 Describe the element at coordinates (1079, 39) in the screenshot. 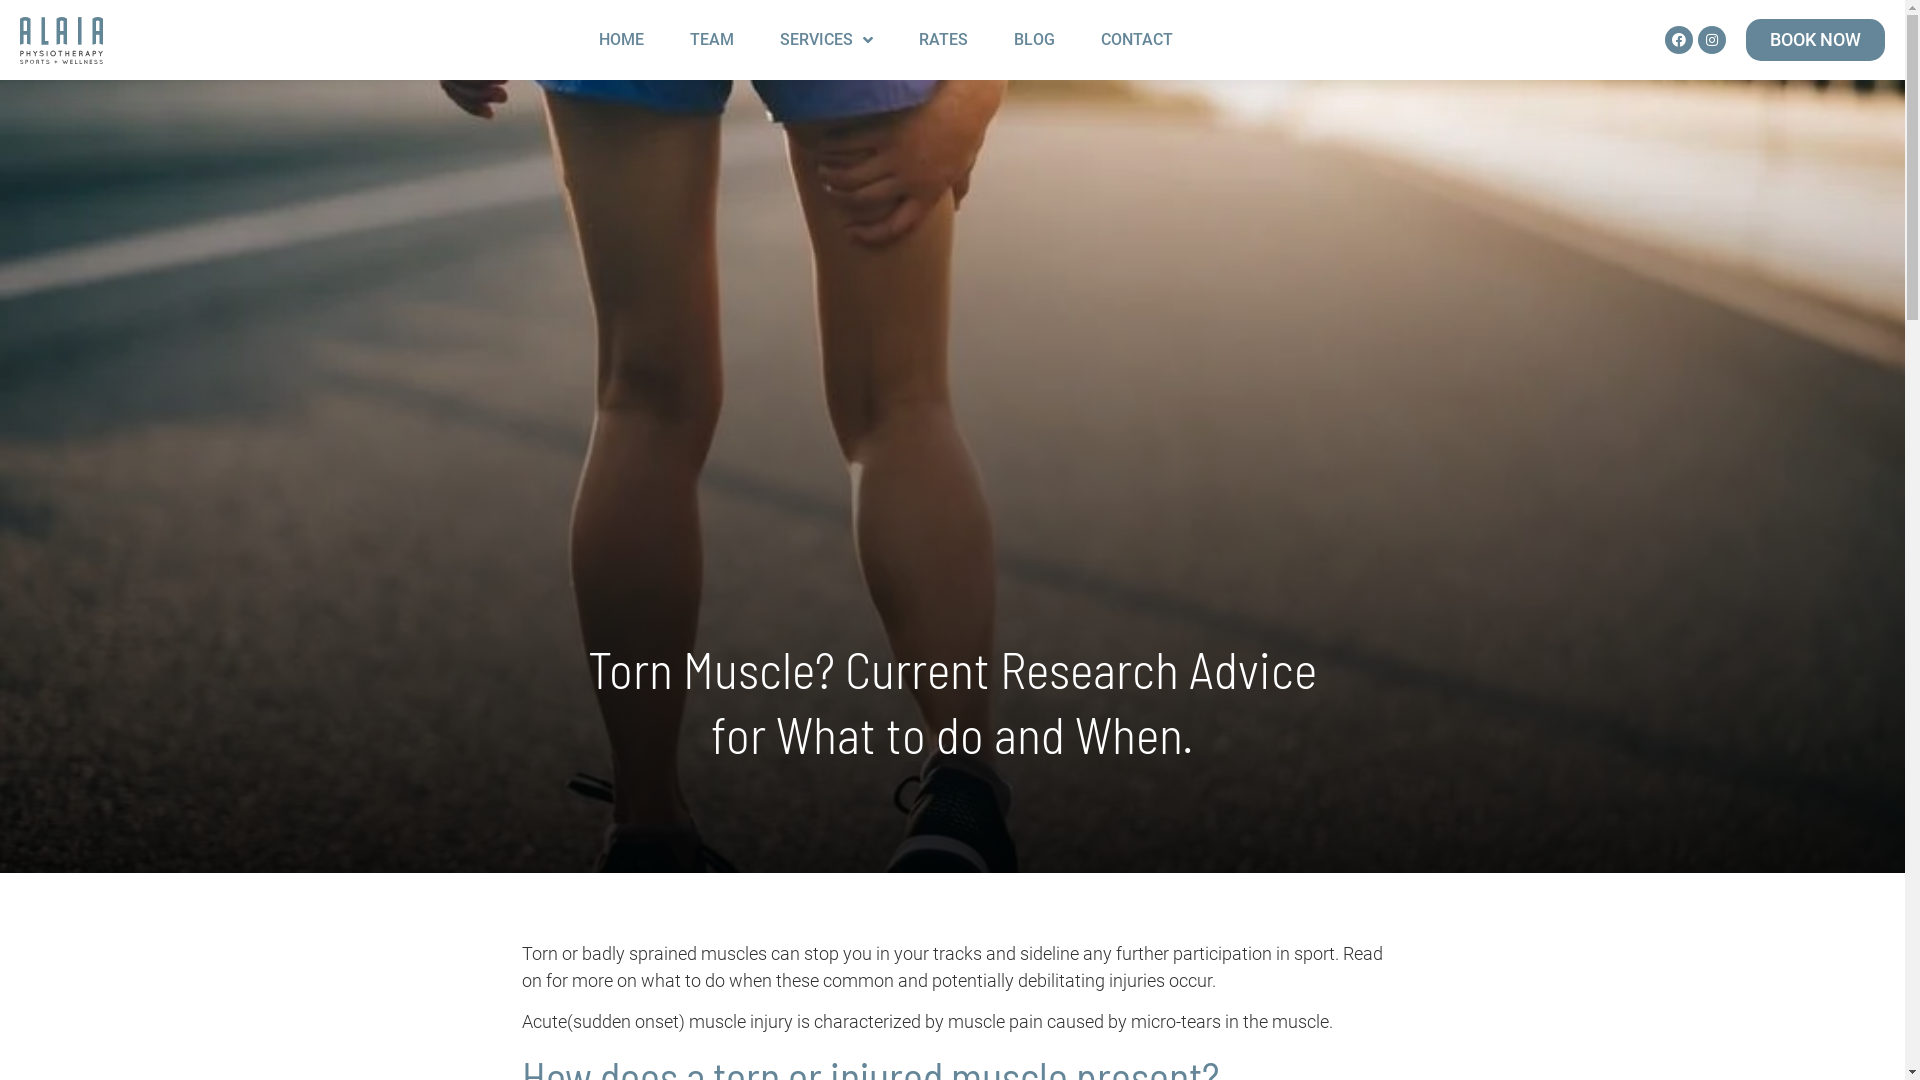

I see `'CONTACT'` at that location.